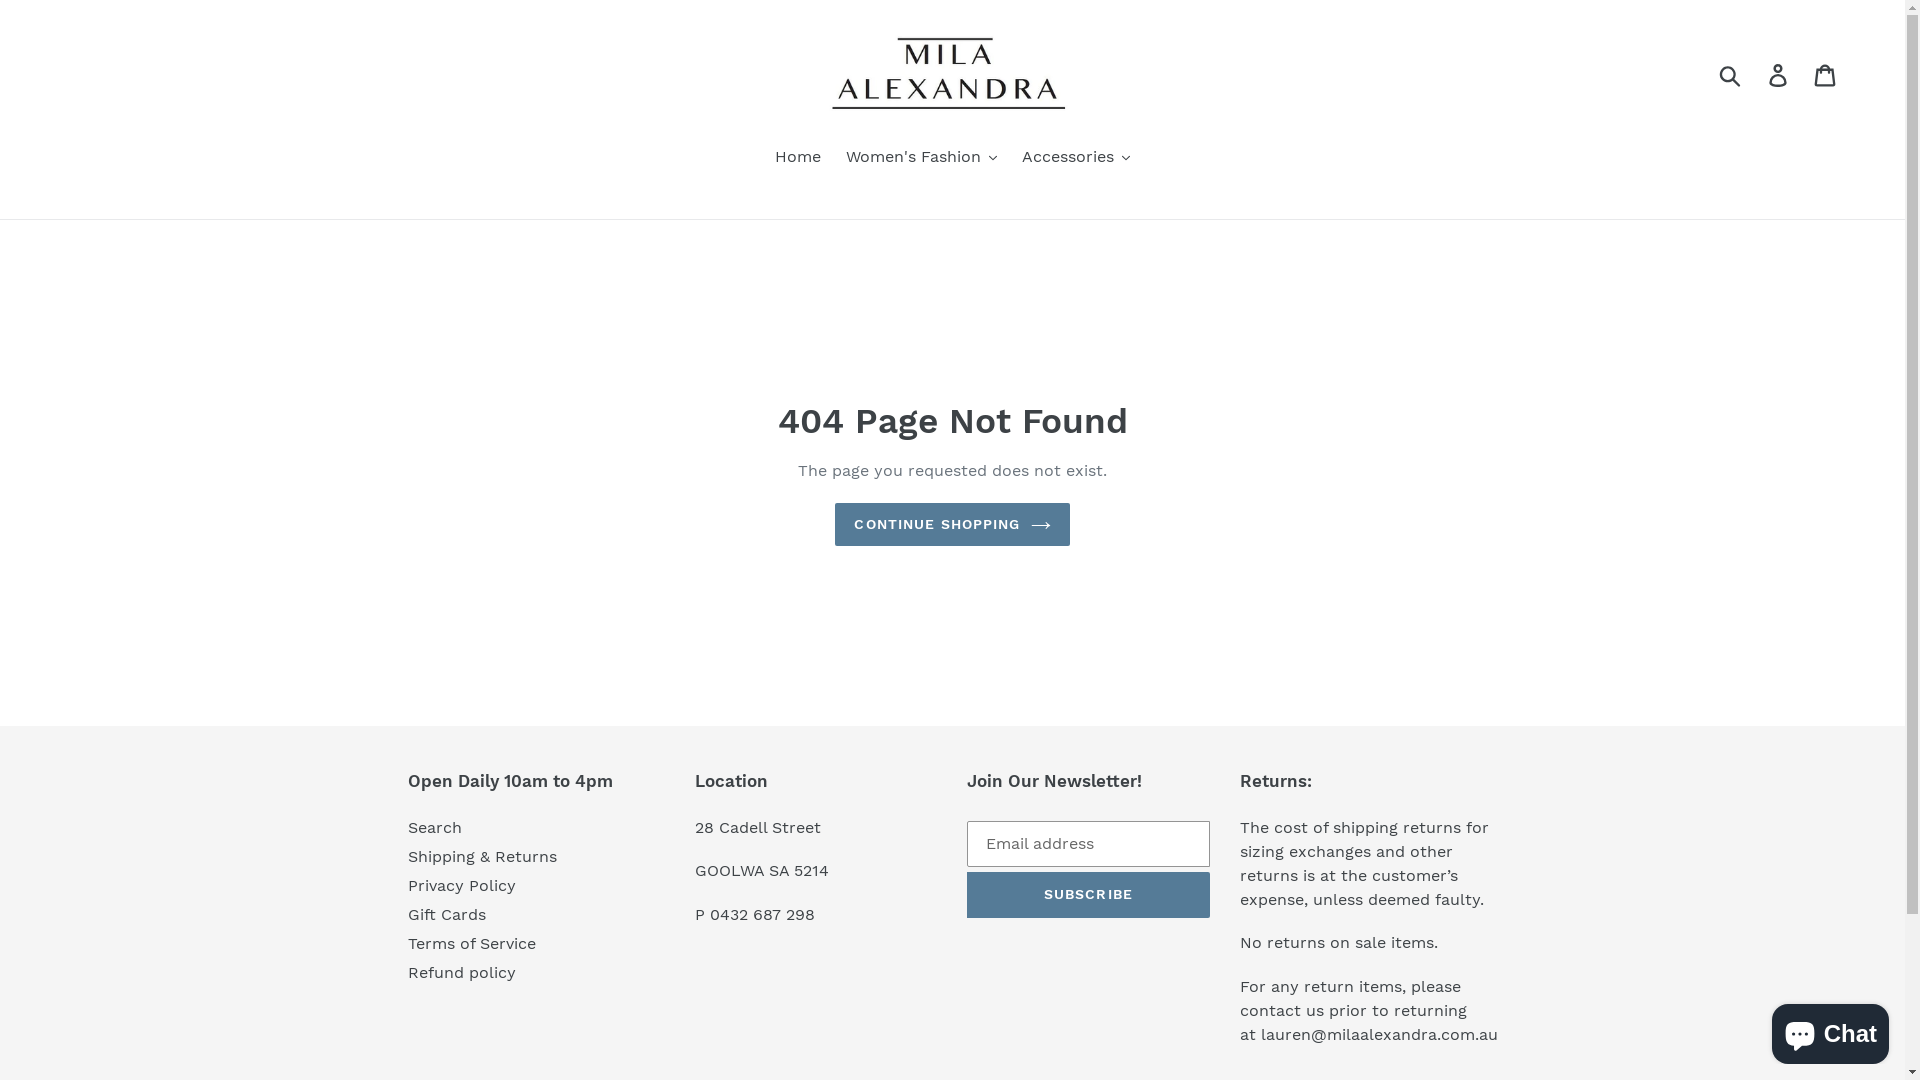 Image resolution: width=1920 pixels, height=1080 pixels. Describe the element at coordinates (1378, 1034) in the screenshot. I see `'lauren@milaalexandra.com.au'` at that location.